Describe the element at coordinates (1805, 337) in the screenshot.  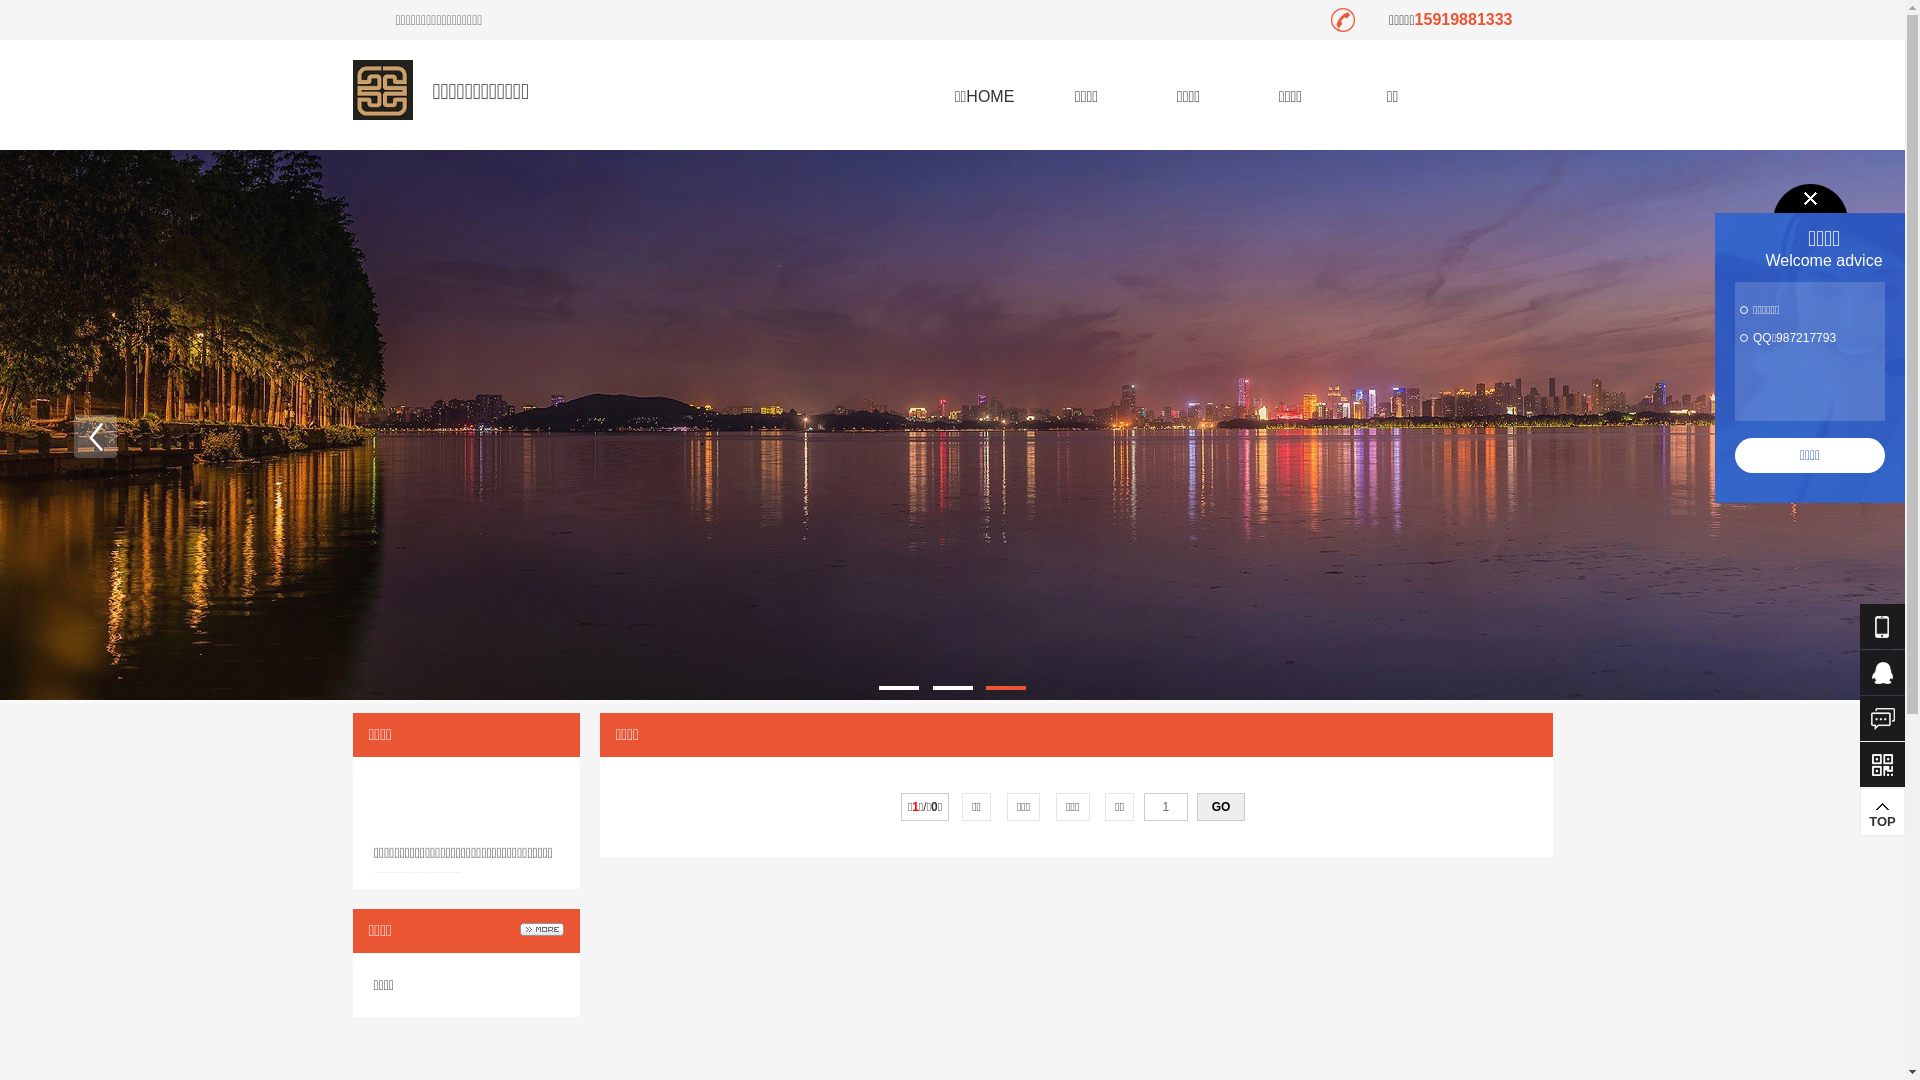
I see `'987217793'` at that location.